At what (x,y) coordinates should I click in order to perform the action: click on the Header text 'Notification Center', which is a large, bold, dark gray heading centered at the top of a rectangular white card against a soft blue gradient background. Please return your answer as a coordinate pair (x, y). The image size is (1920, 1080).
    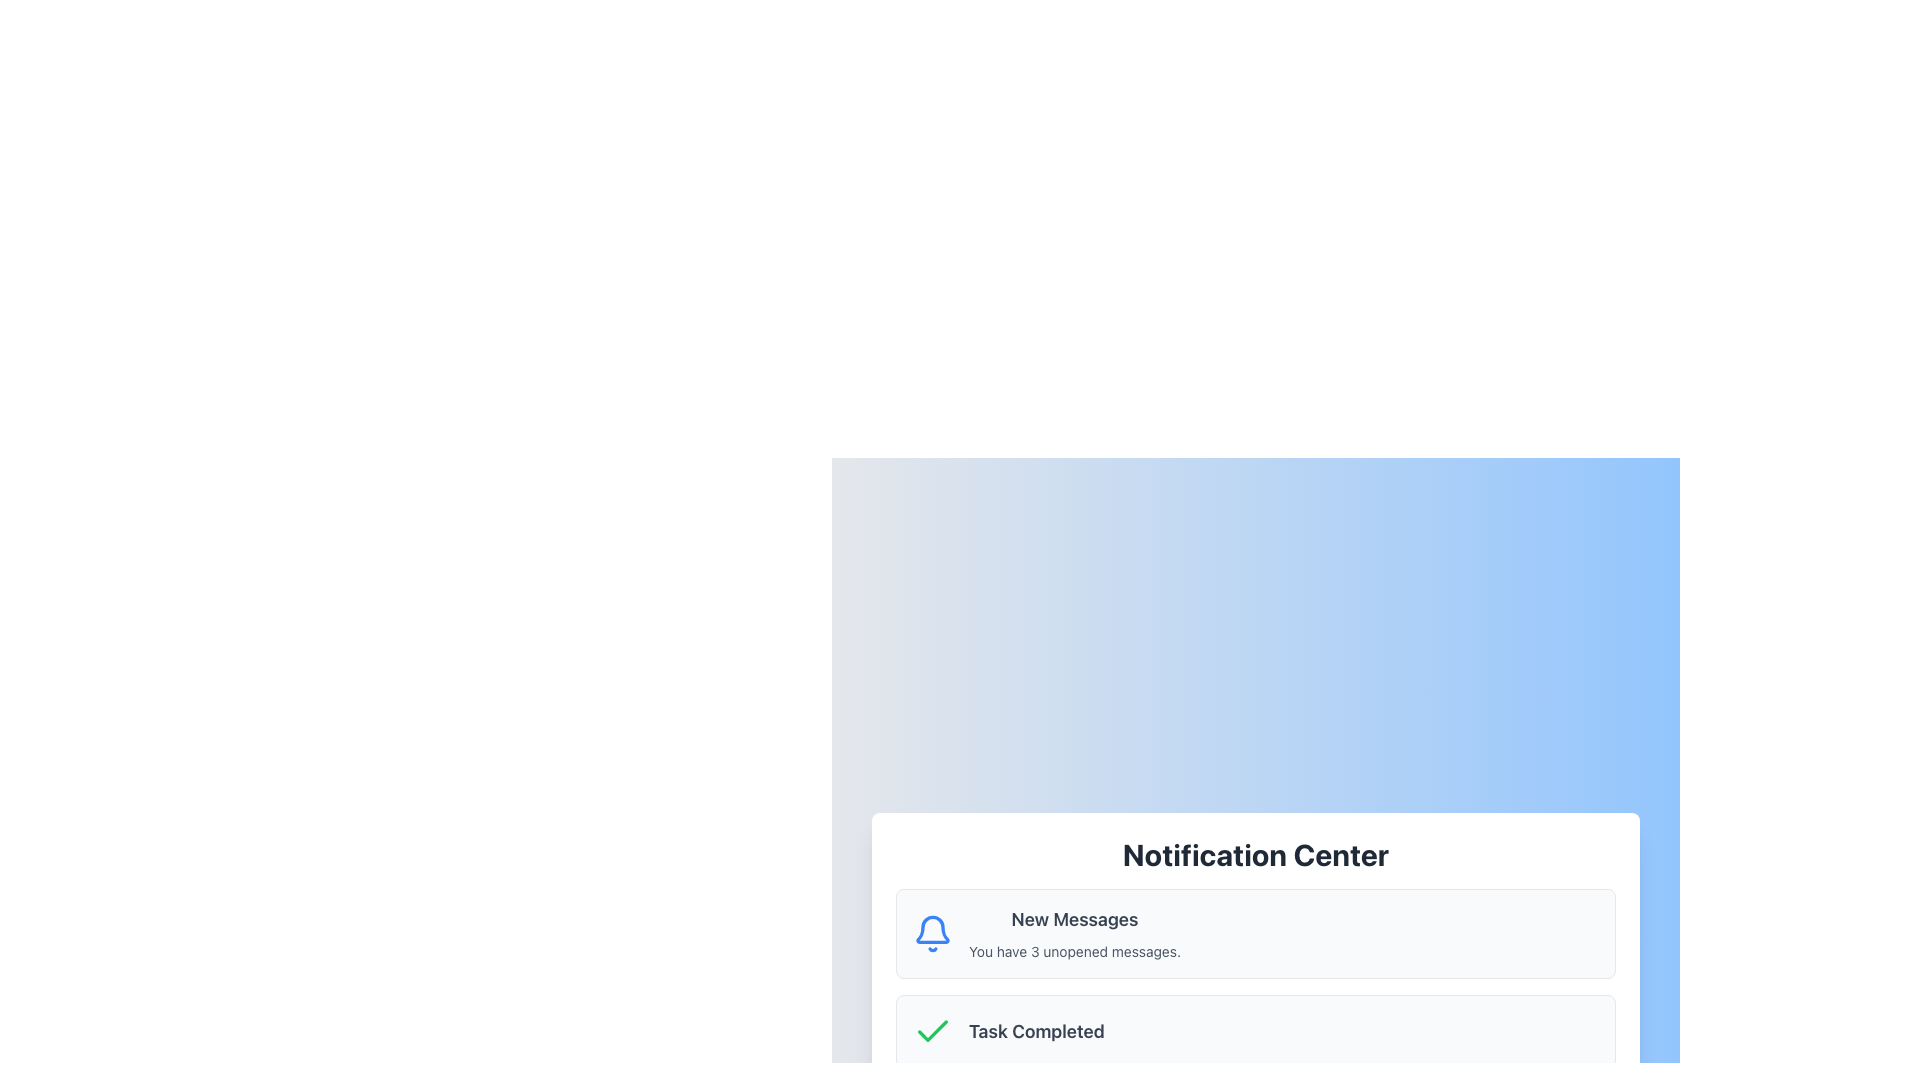
    Looking at the image, I should click on (1255, 855).